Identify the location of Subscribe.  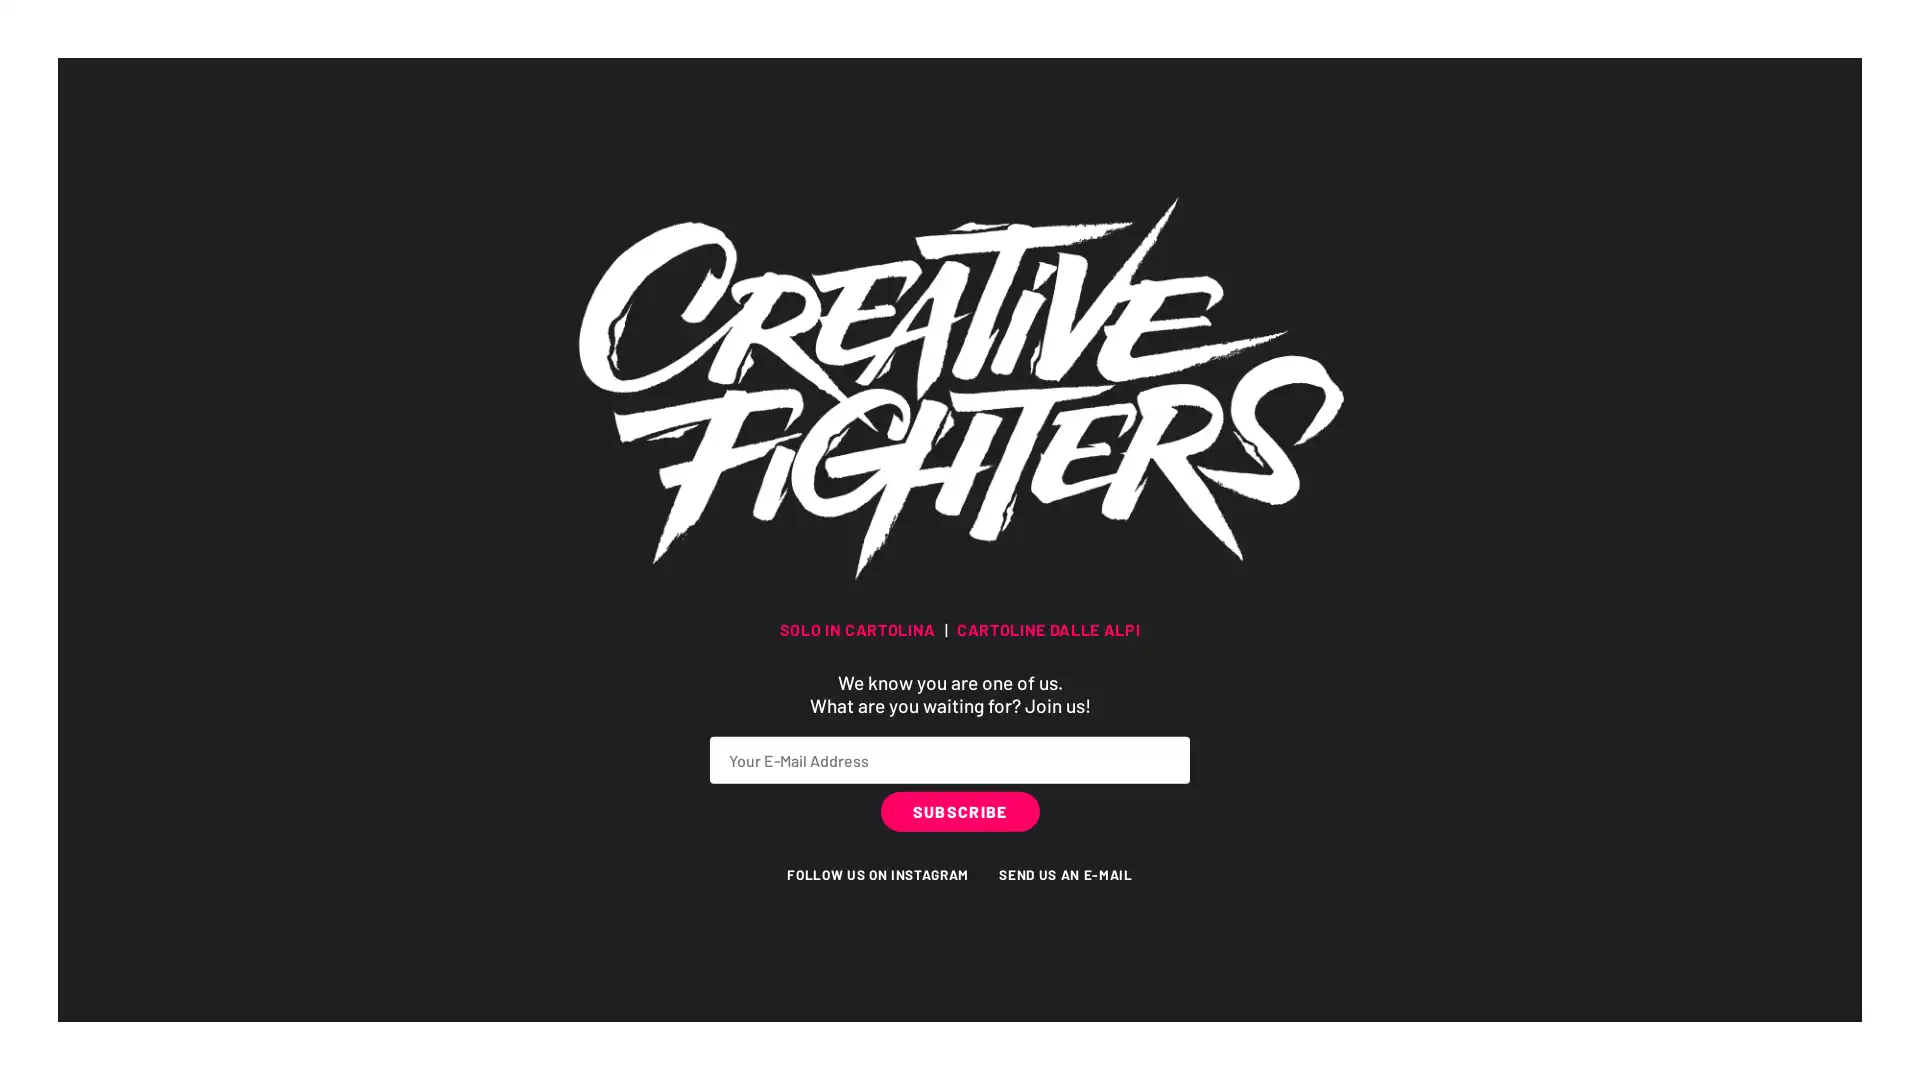
(958, 810).